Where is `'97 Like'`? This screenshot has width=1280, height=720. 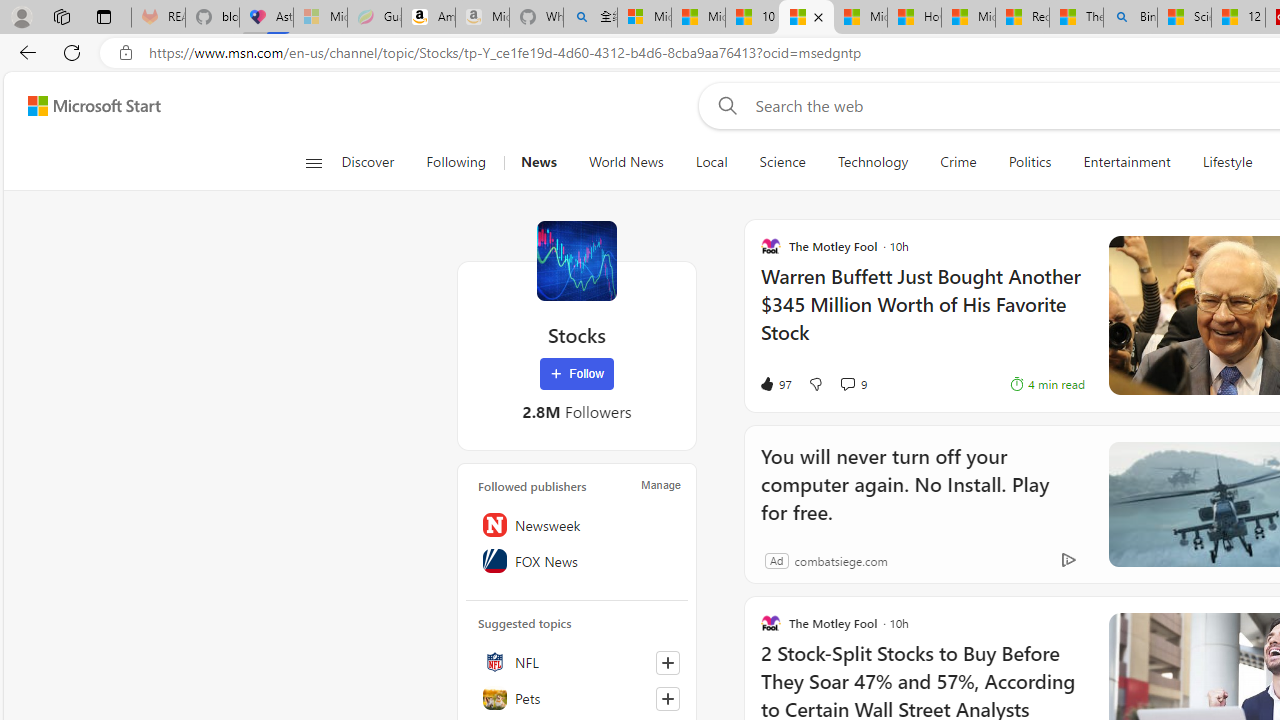 '97 Like' is located at coordinates (774, 384).